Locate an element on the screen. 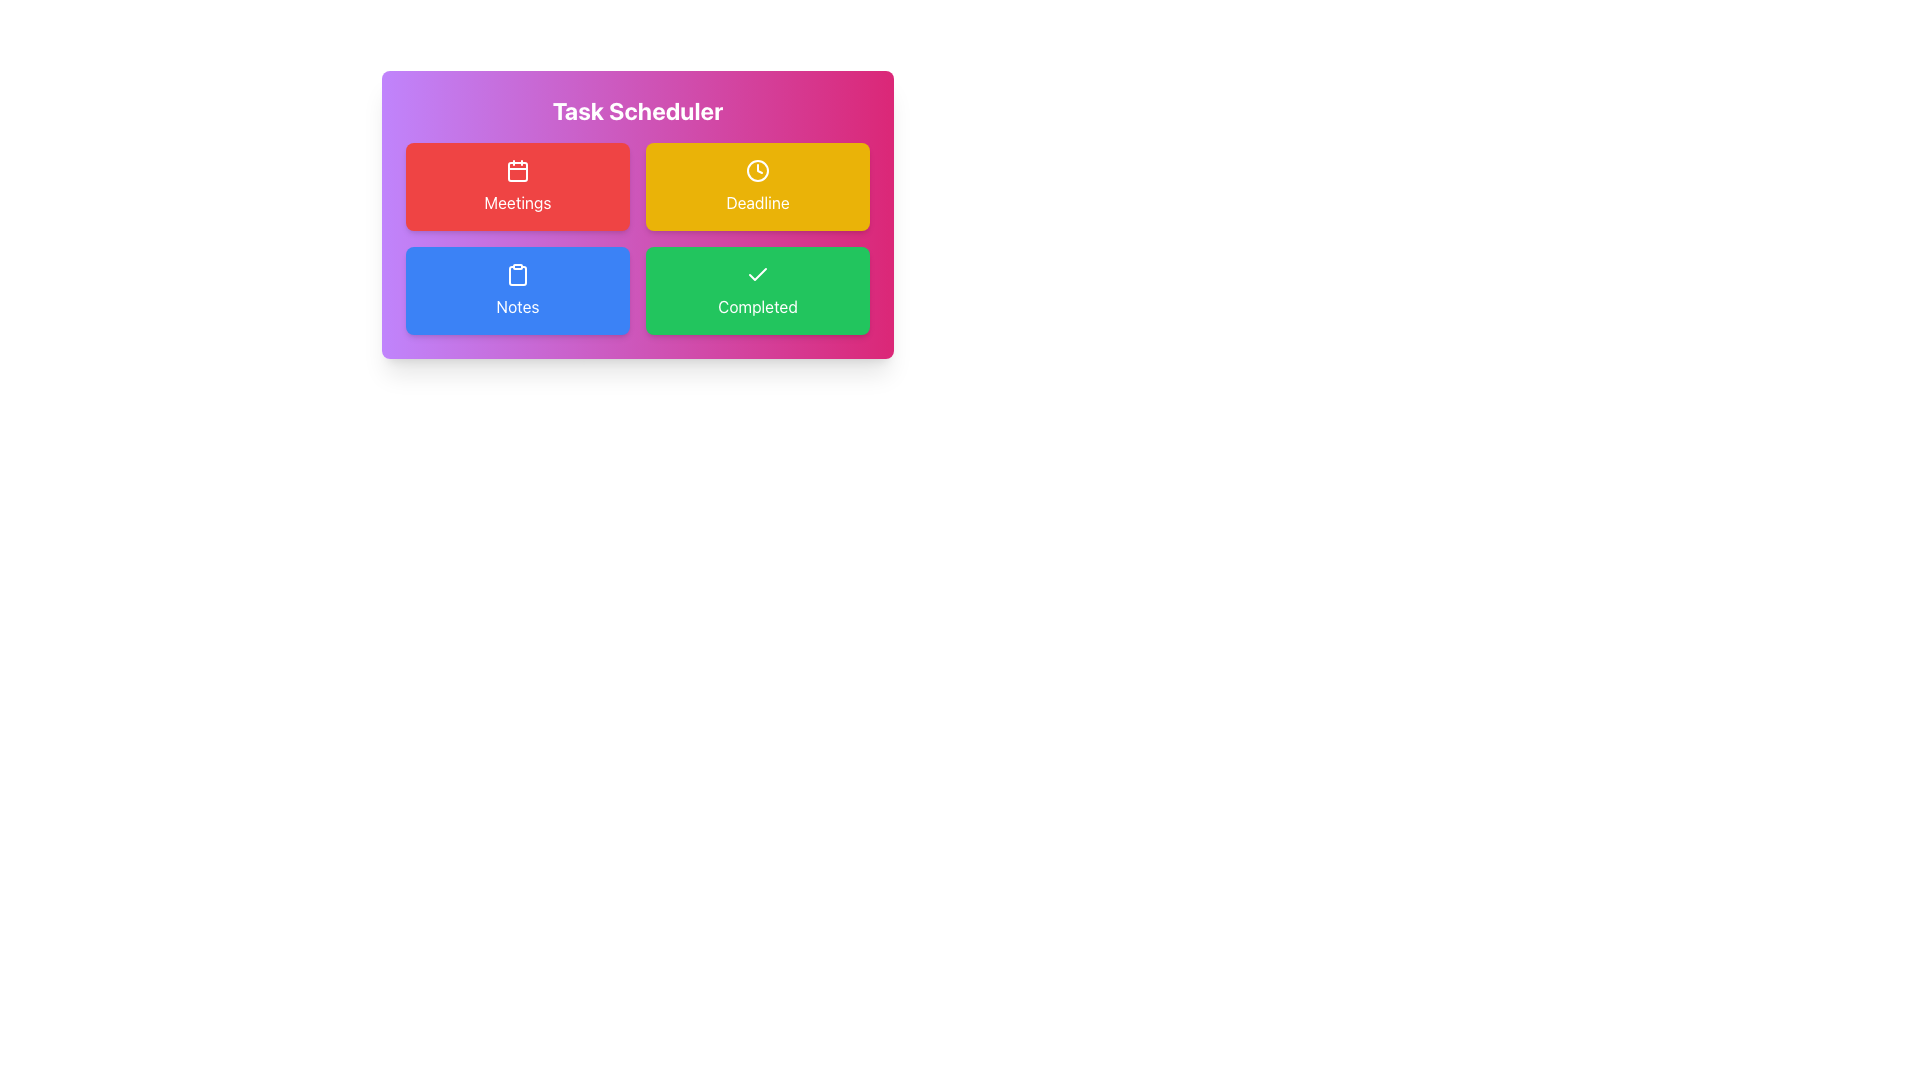 The image size is (1920, 1080). the Circular Graphic (SVG Element) that symbolizes a clock face associated with the 'Deadline' label is located at coordinates (757, 169).